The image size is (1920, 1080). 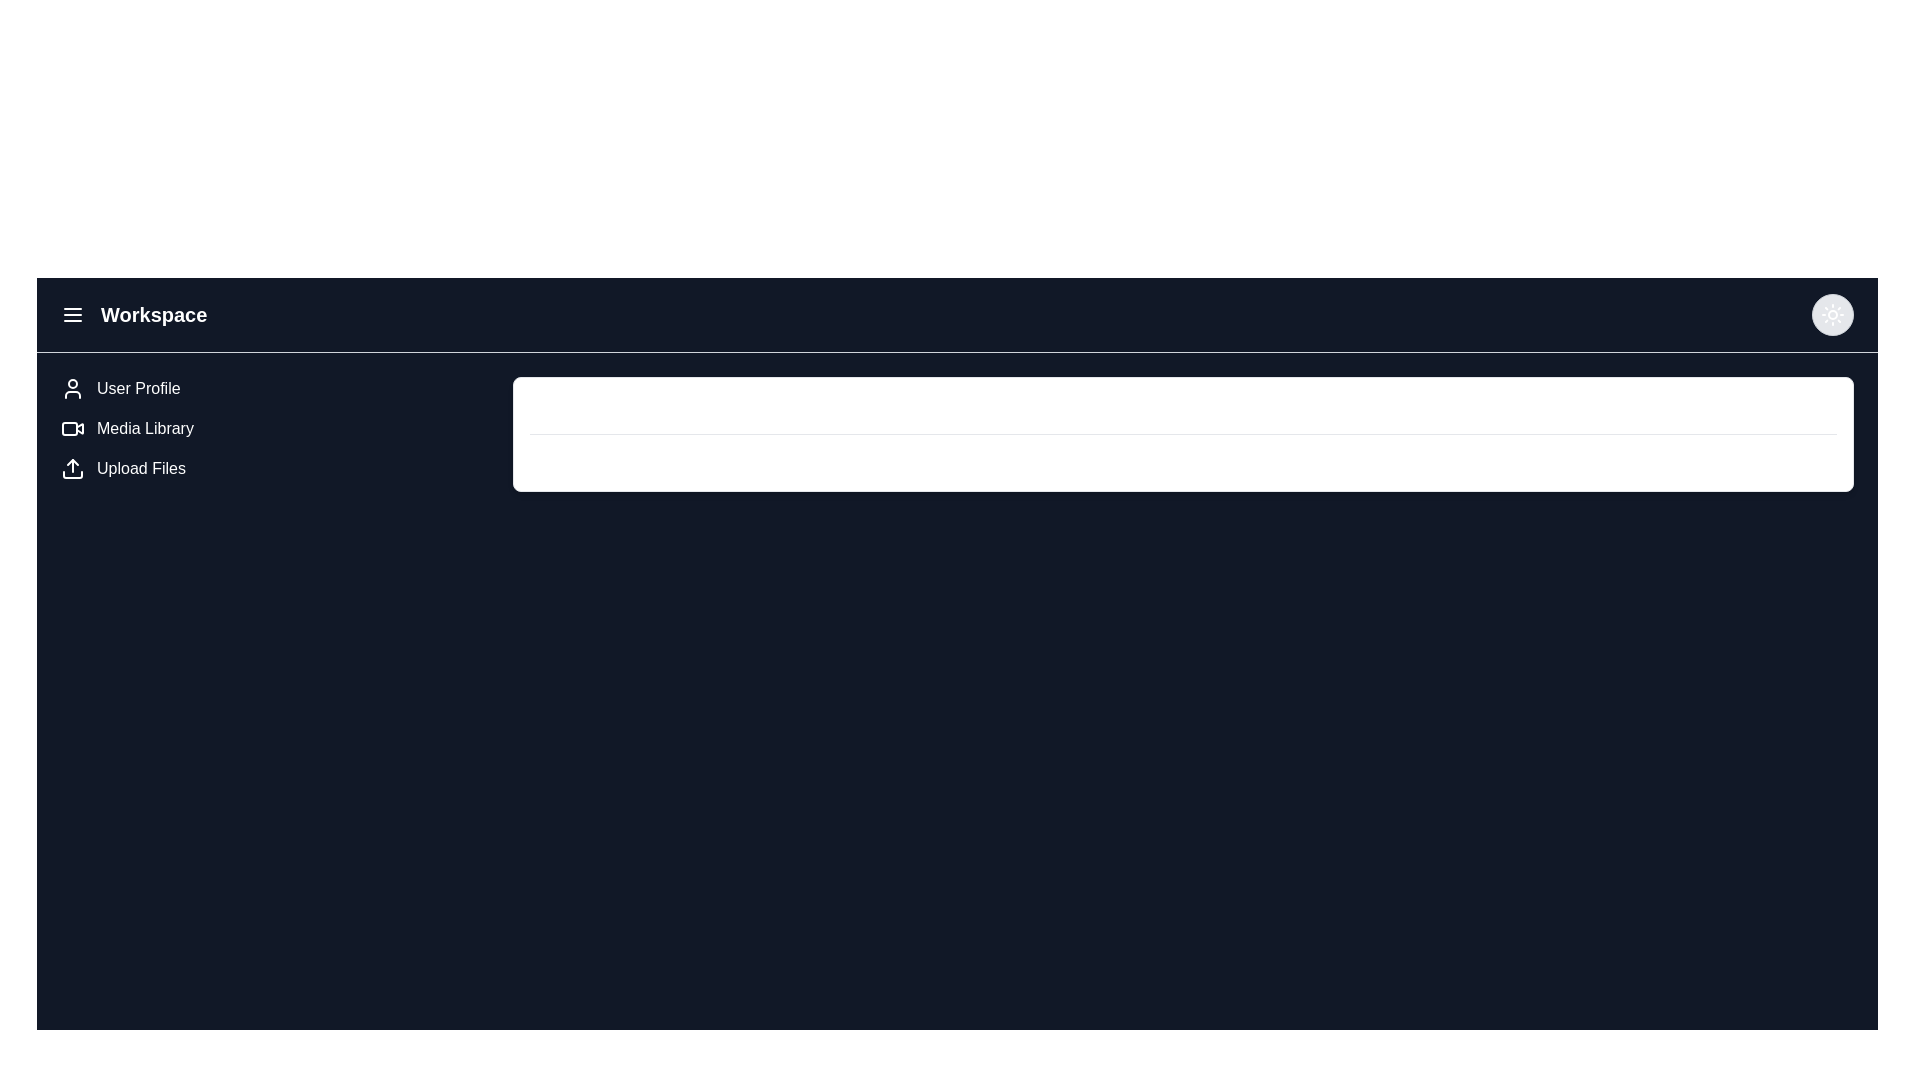 What do you see at coordinates (278, 389) in the screenshot?
I see `the 'User Profile' navigation item with a user silhouette icon for keyboard interaction` at bounding box center [278, 389].